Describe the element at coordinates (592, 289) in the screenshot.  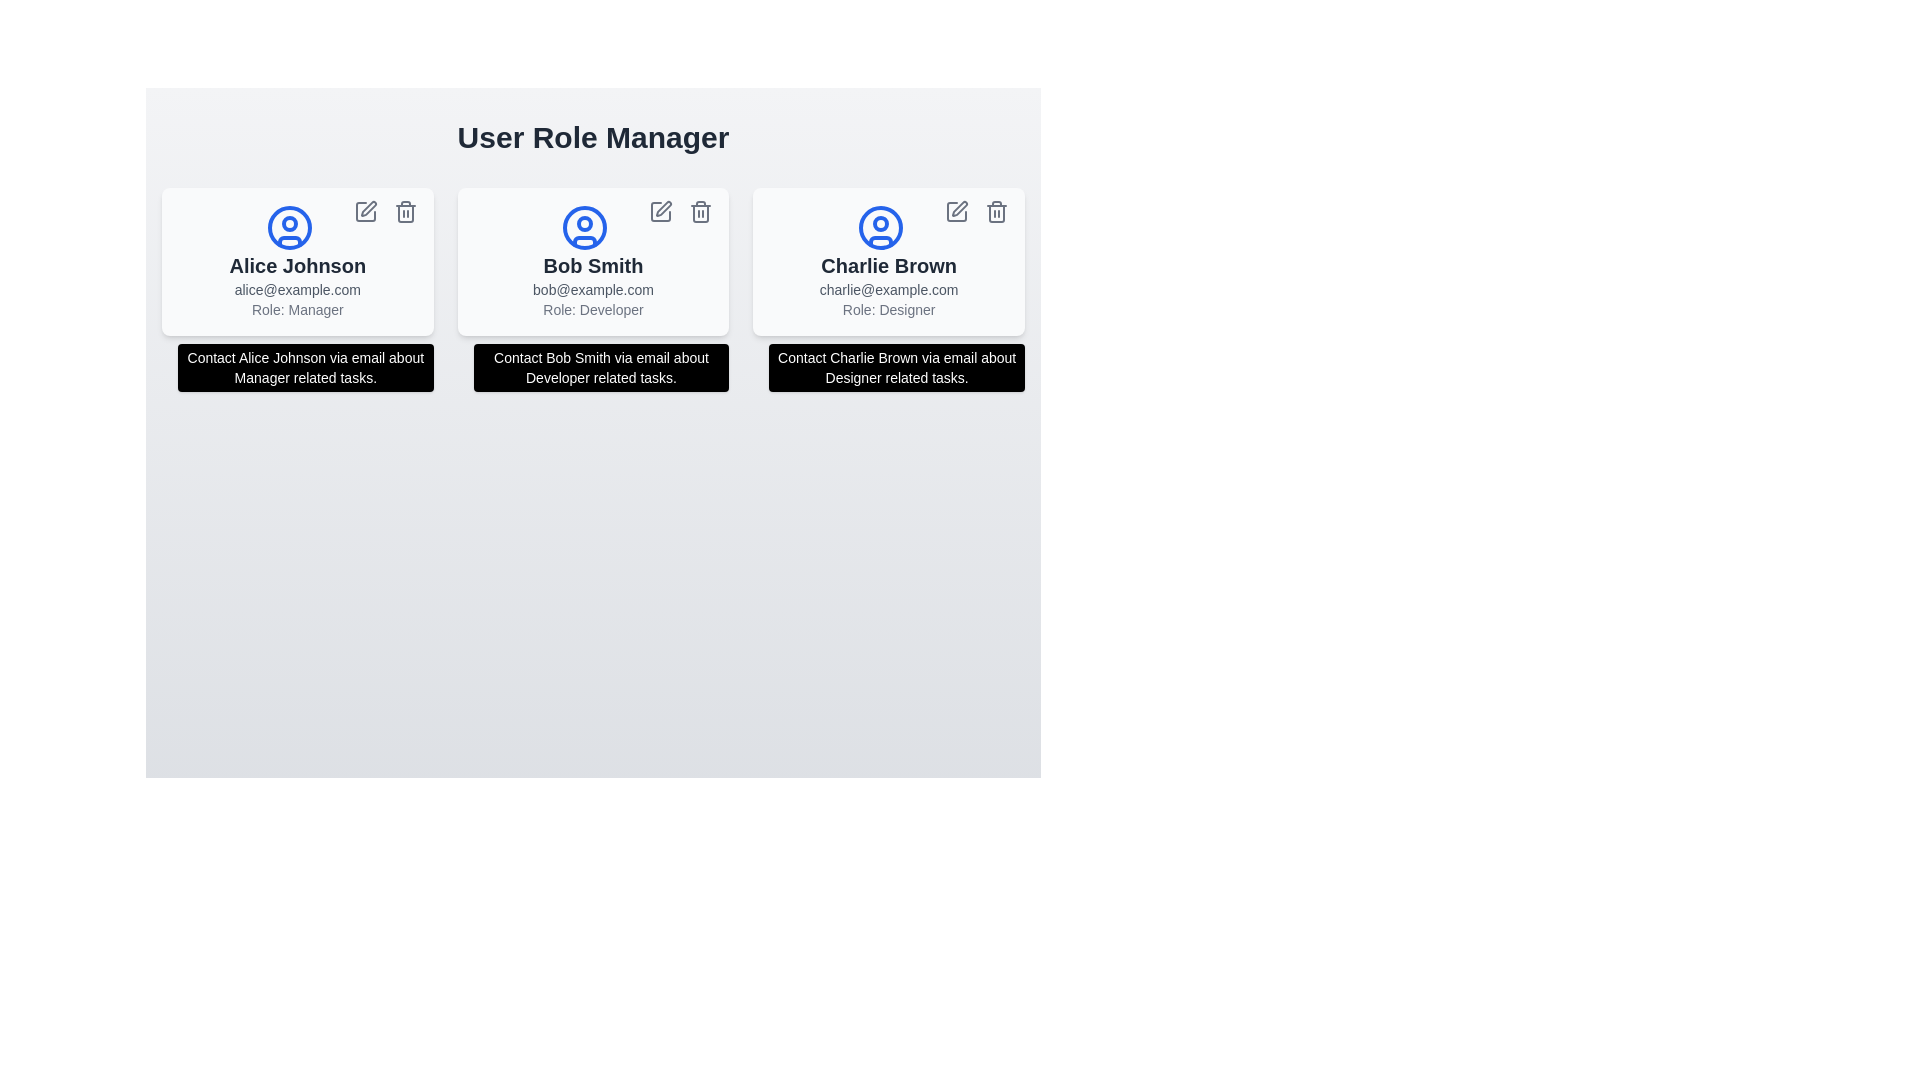
I see `the static text displaying the email address 'bob@example.com', which is styled in small, gray text and located in the center card of a horizontal triplet arrangement` at that location.